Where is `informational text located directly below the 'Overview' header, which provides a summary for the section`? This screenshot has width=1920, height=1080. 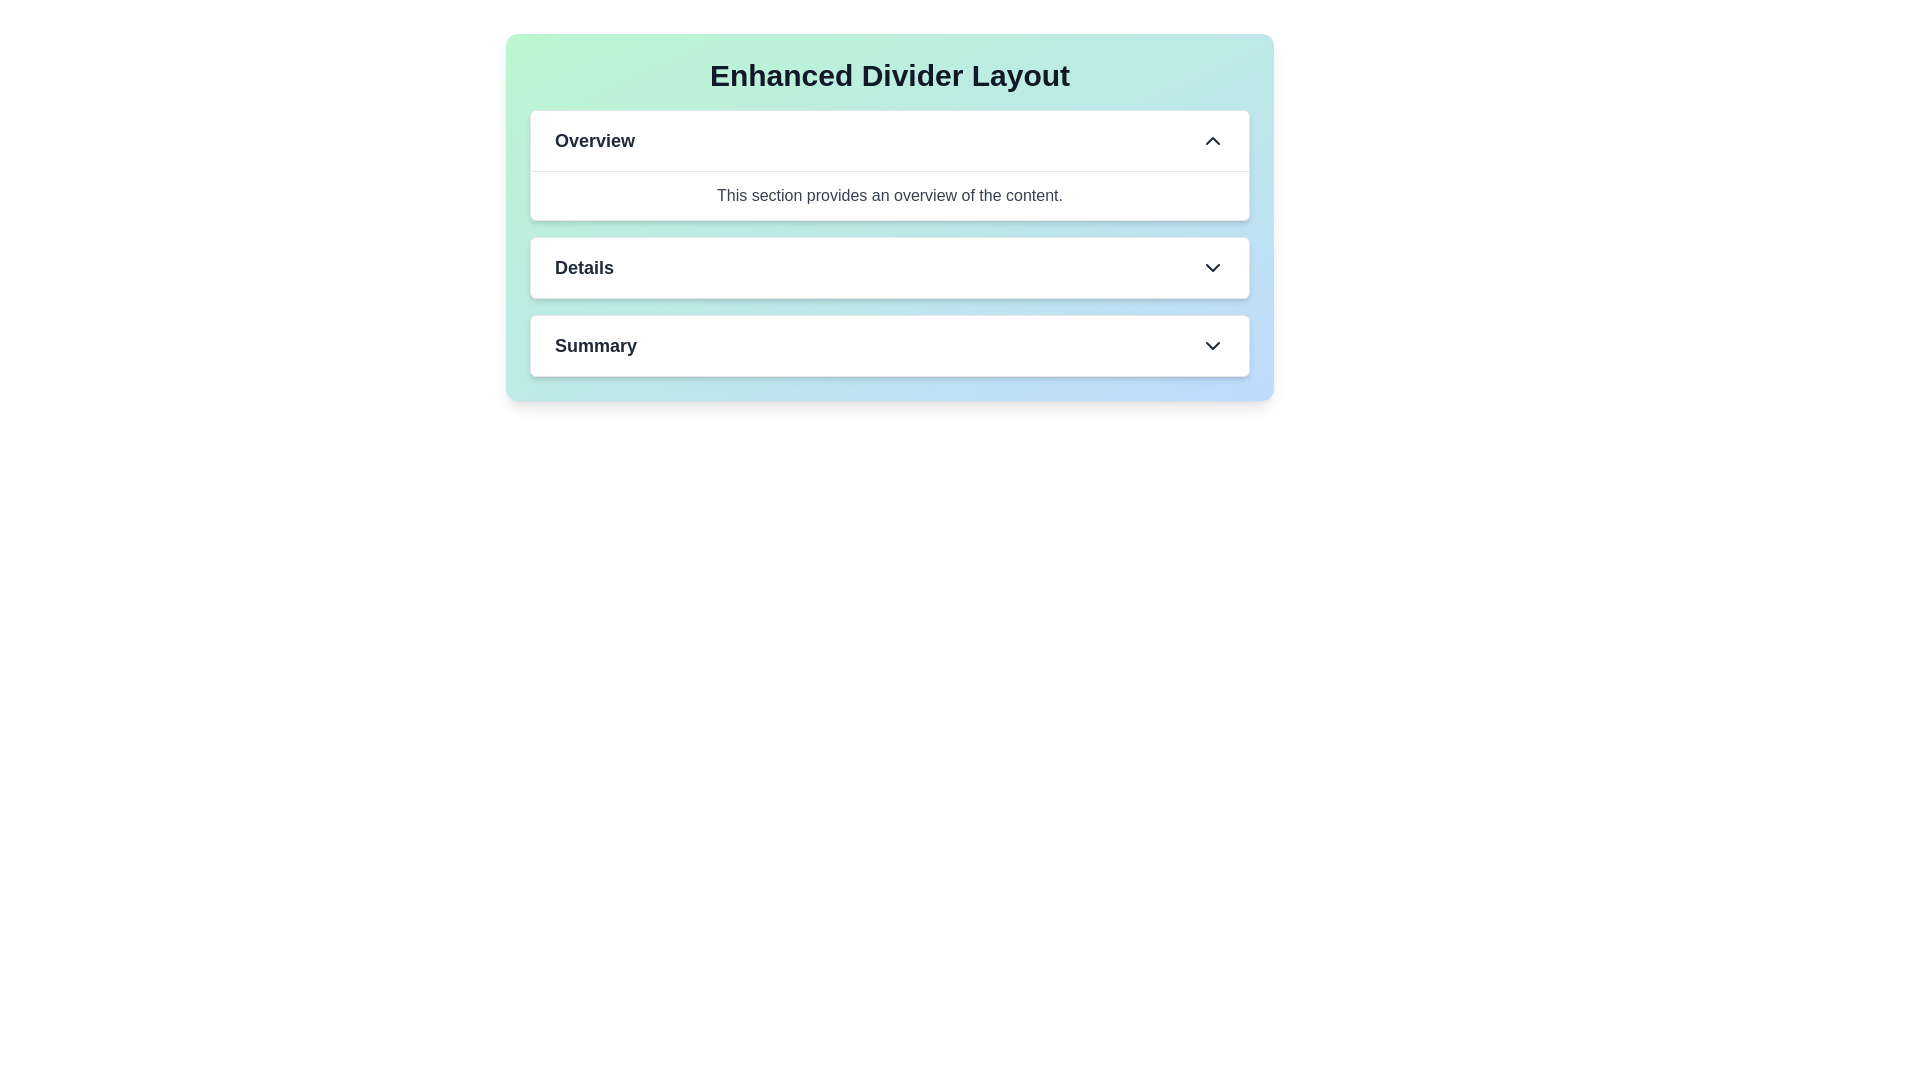 informational text located directly below the 'Overview' header, which provides a summary for the section is located at coordinates (888, 195).